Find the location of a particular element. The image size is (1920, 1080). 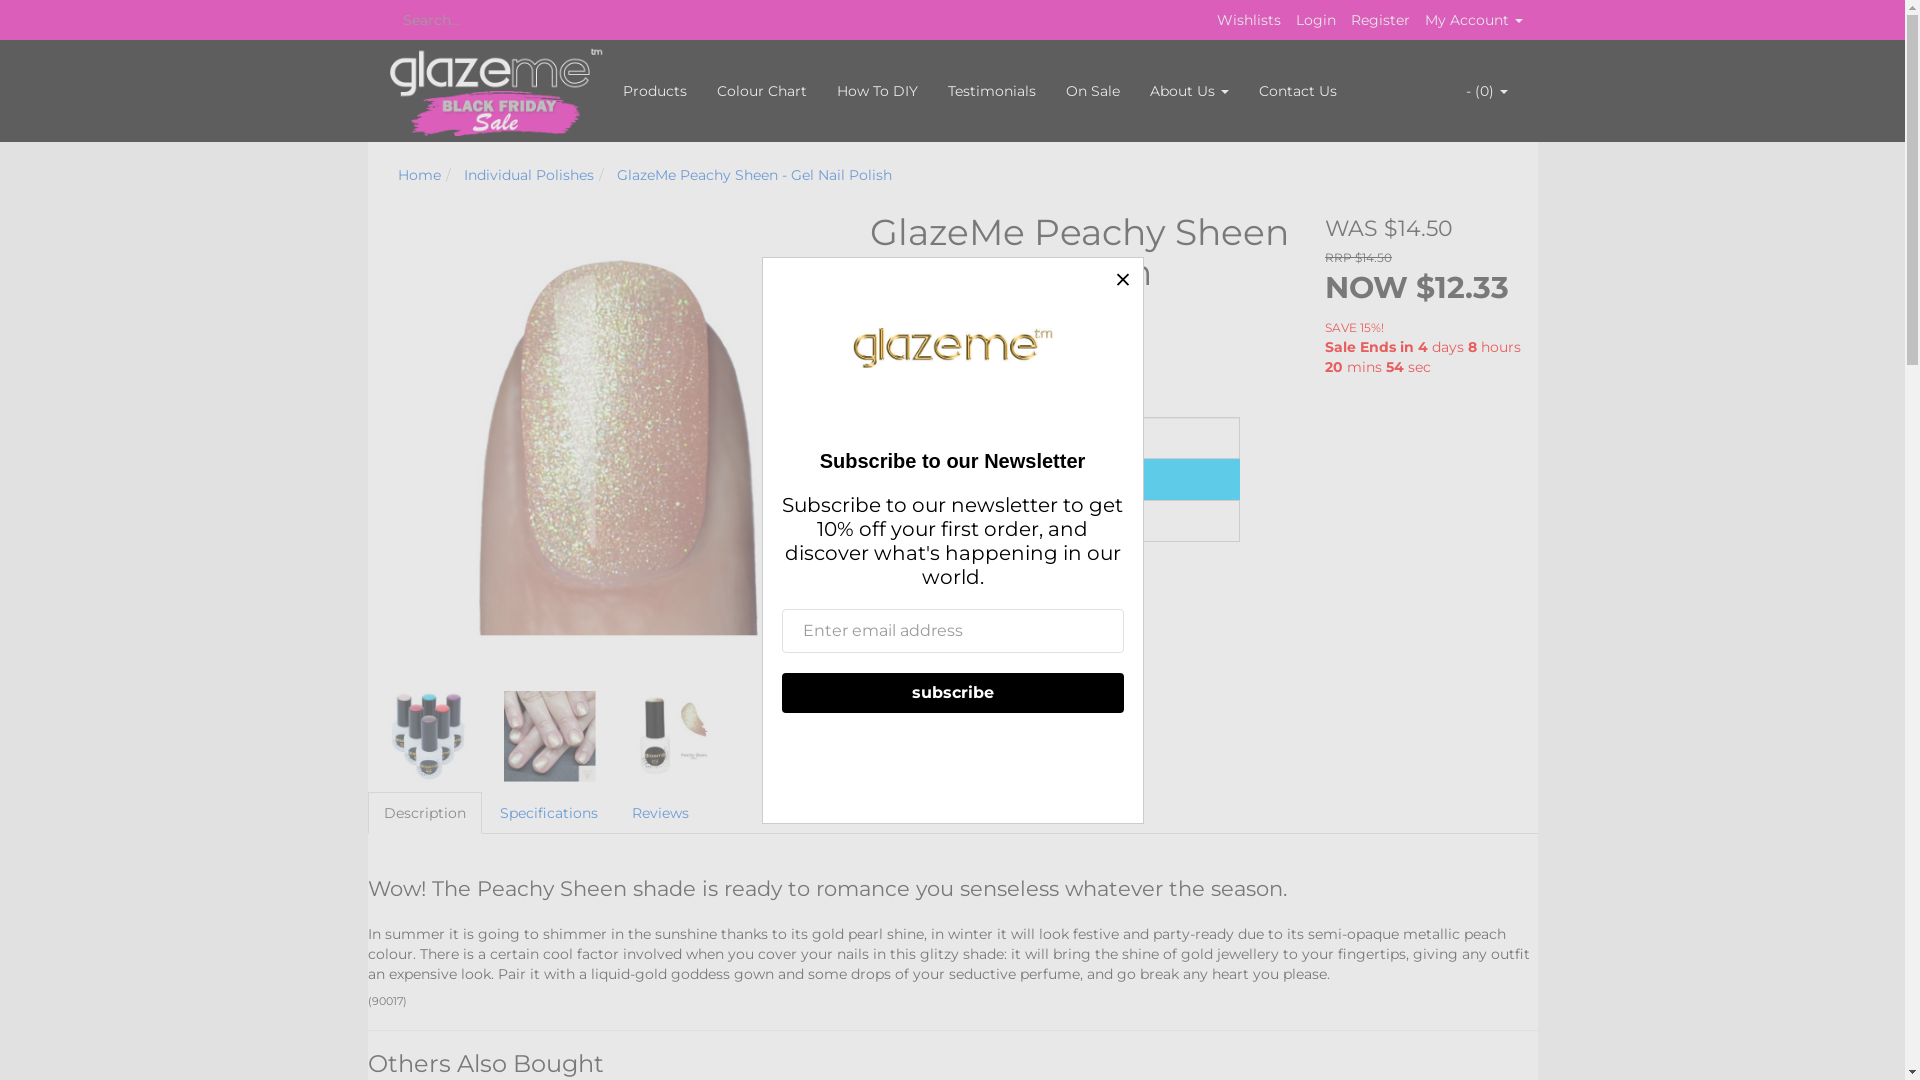

'Search' is located at coordinates (388, 19).